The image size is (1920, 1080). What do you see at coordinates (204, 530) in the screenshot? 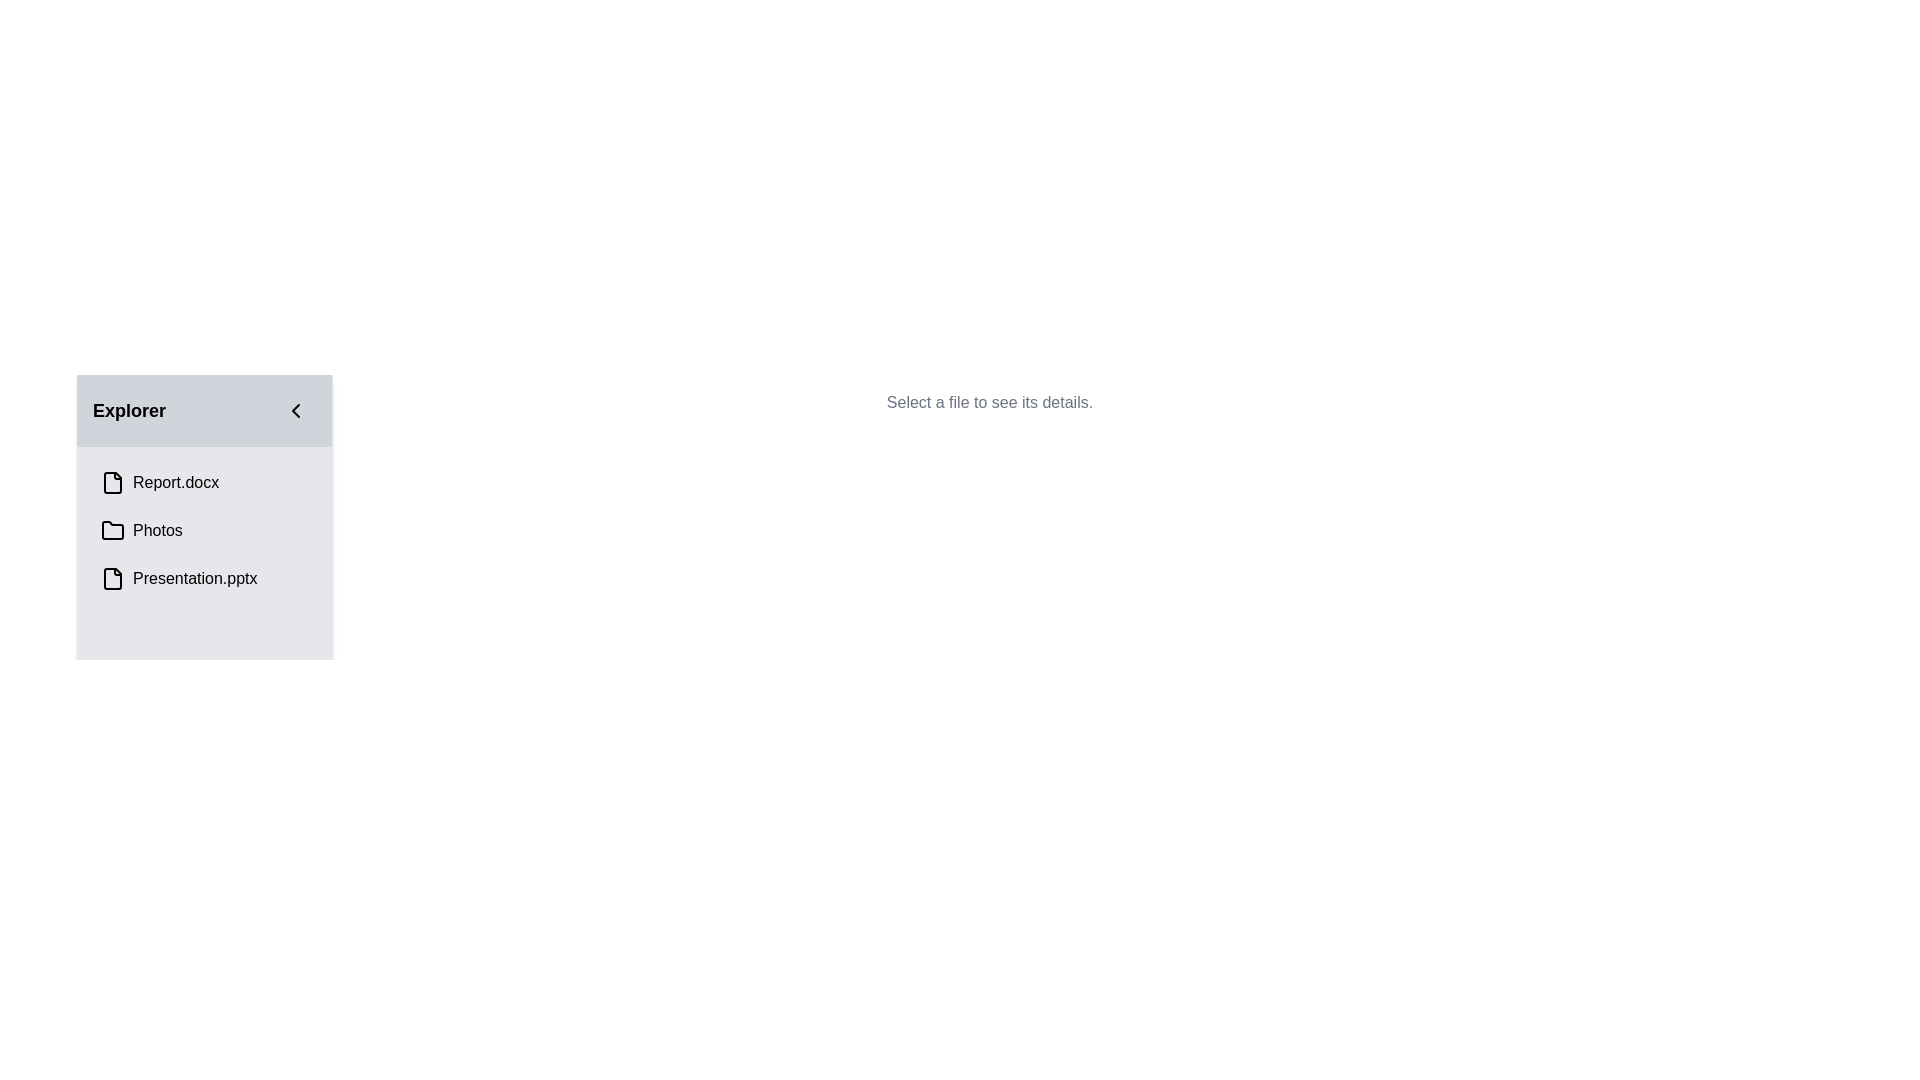
I see `the folder button representing the 'Photos' folder for visual feedback, which is the second item in a vertical list of selectable items, located between 'Report.docx' and 'Presentation.pptx'` at bounding box center [204, 530].